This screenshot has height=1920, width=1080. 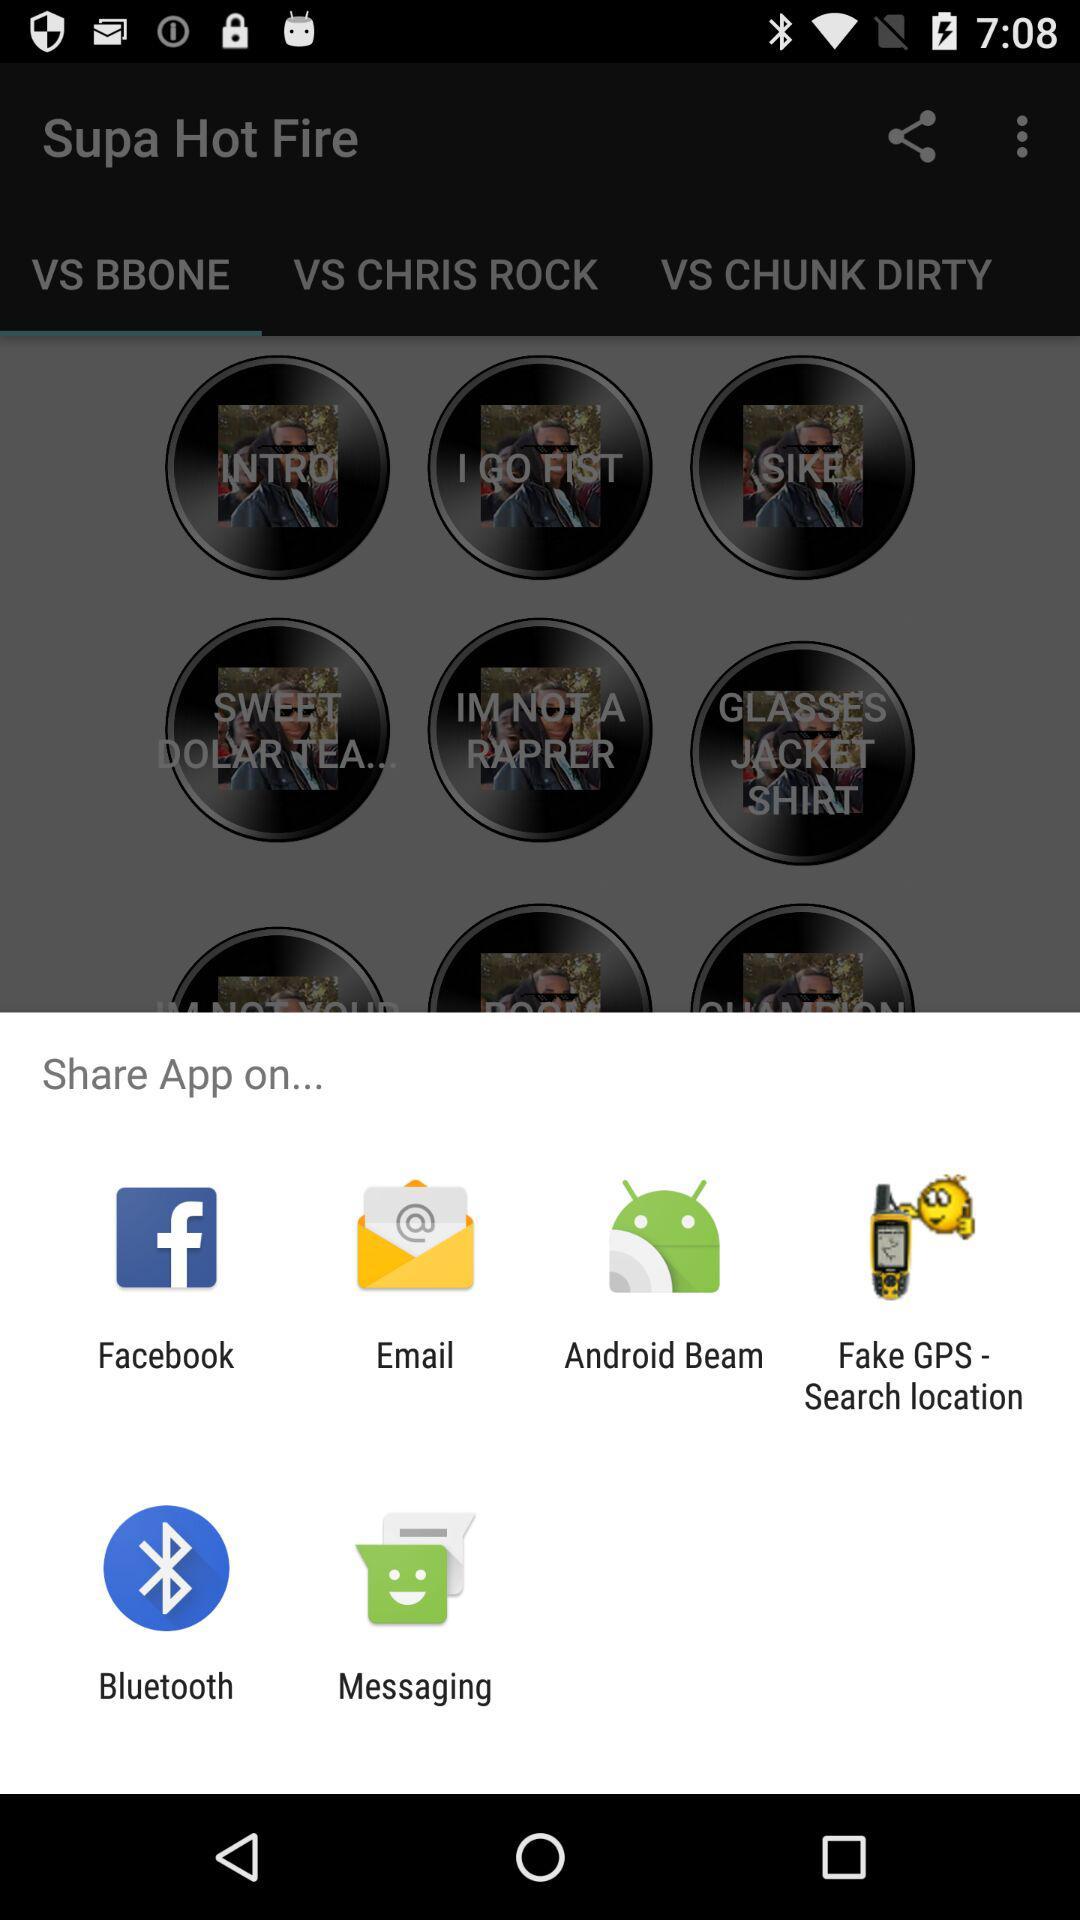 I want to click on fake gps search item, so click(x=913, y=1374).